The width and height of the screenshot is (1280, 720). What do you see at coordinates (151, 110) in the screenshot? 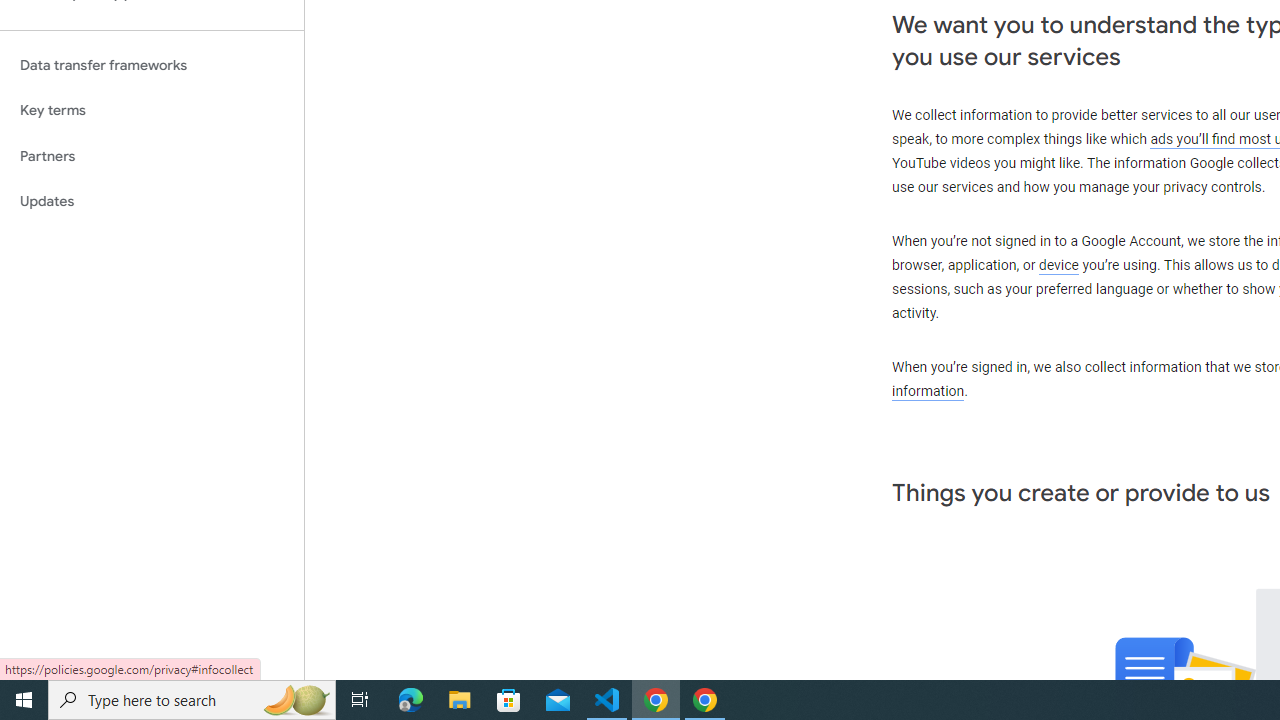
I see `'Key terms'` at bounding box center [151, 110].